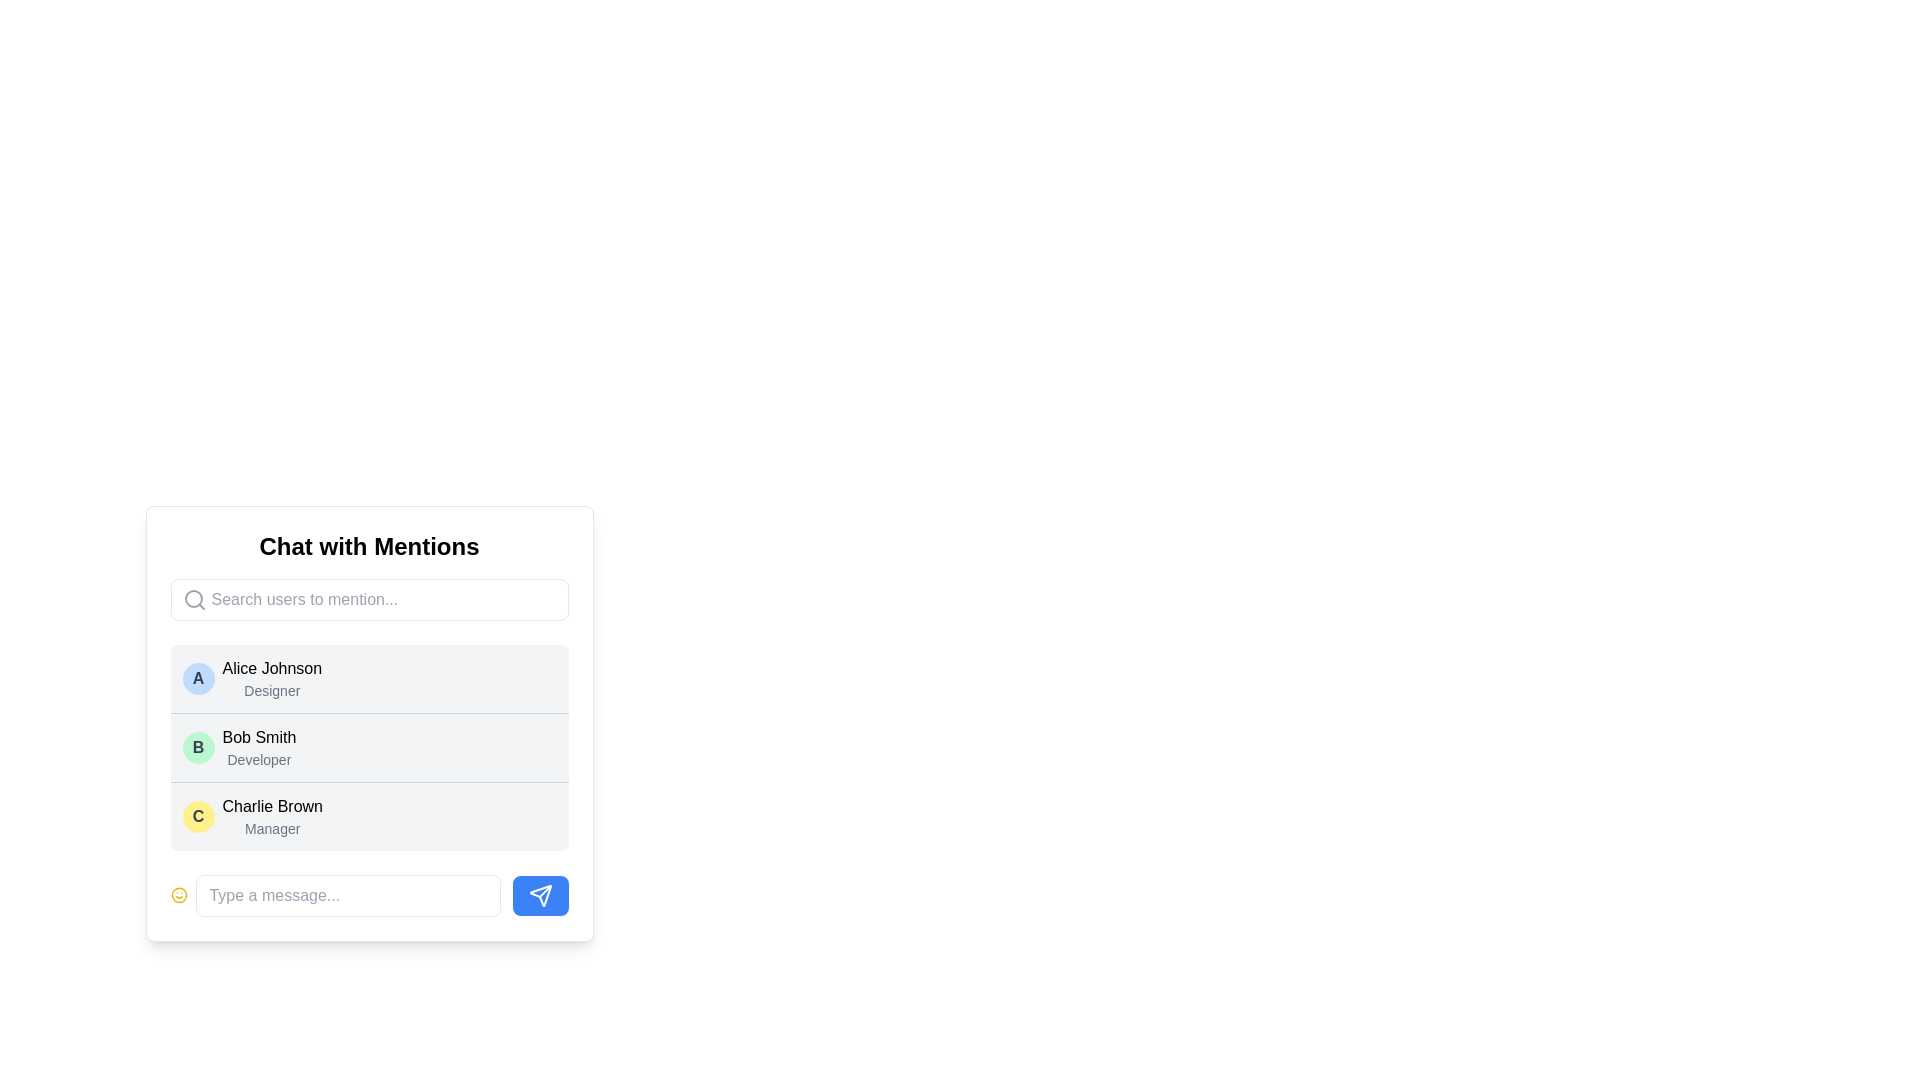 Image resolution: width=1920 pixels, height=1080 pixels. Describe the element at coordinates (369, 677) in the screenshot. I see `the list item representing the user 'Alice Johnson'` at that location.